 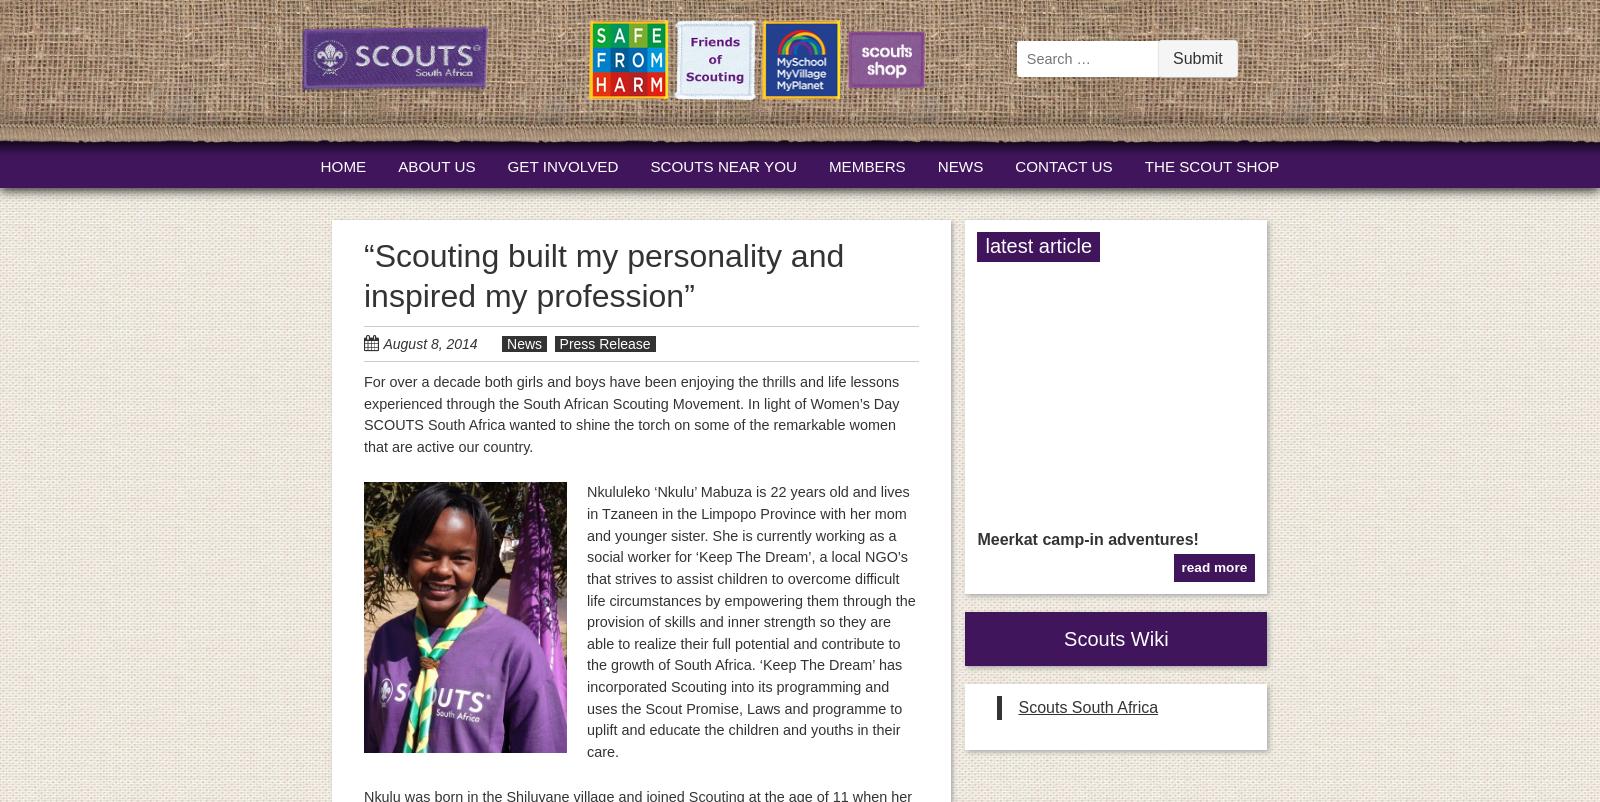 I want to click on 'Read More', so click(x=1213, y=567).